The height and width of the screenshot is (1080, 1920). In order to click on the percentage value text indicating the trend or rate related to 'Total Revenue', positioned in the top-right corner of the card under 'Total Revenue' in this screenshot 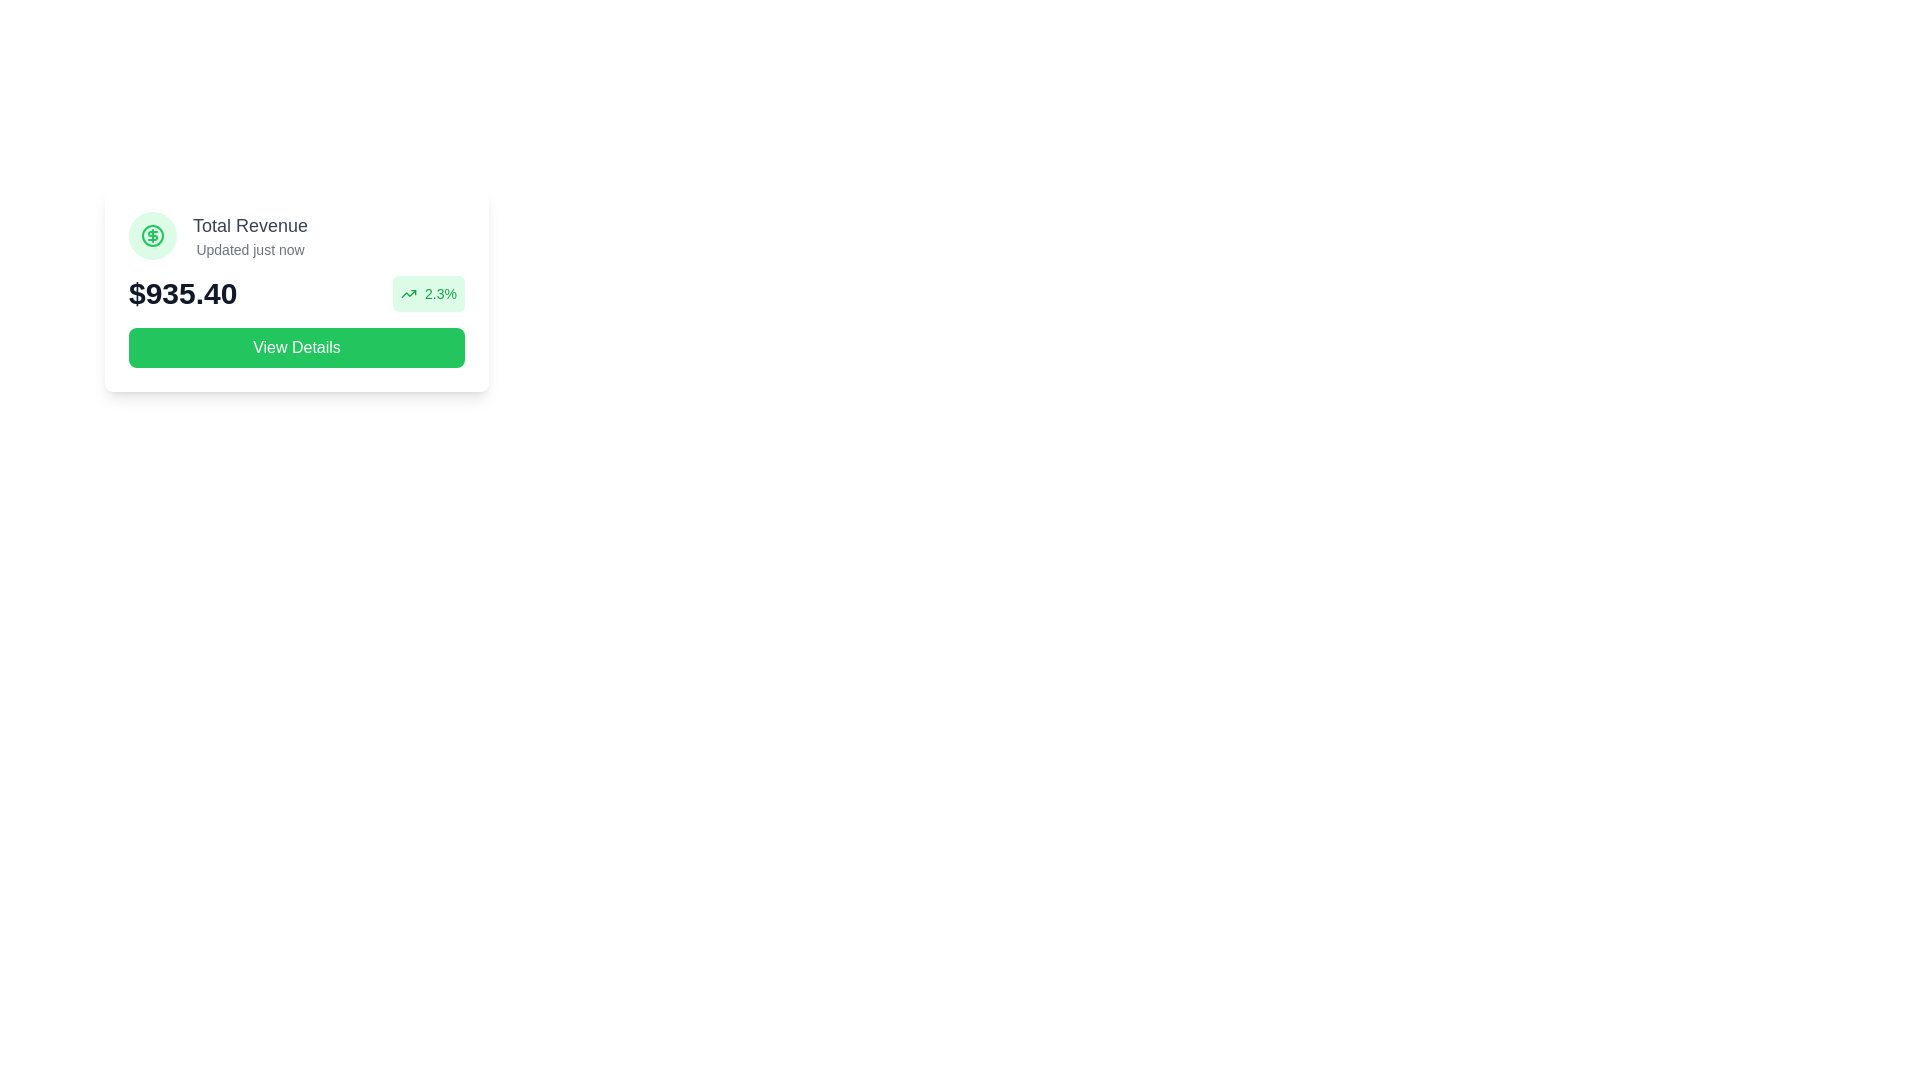, I will do `click(440, 293)`.